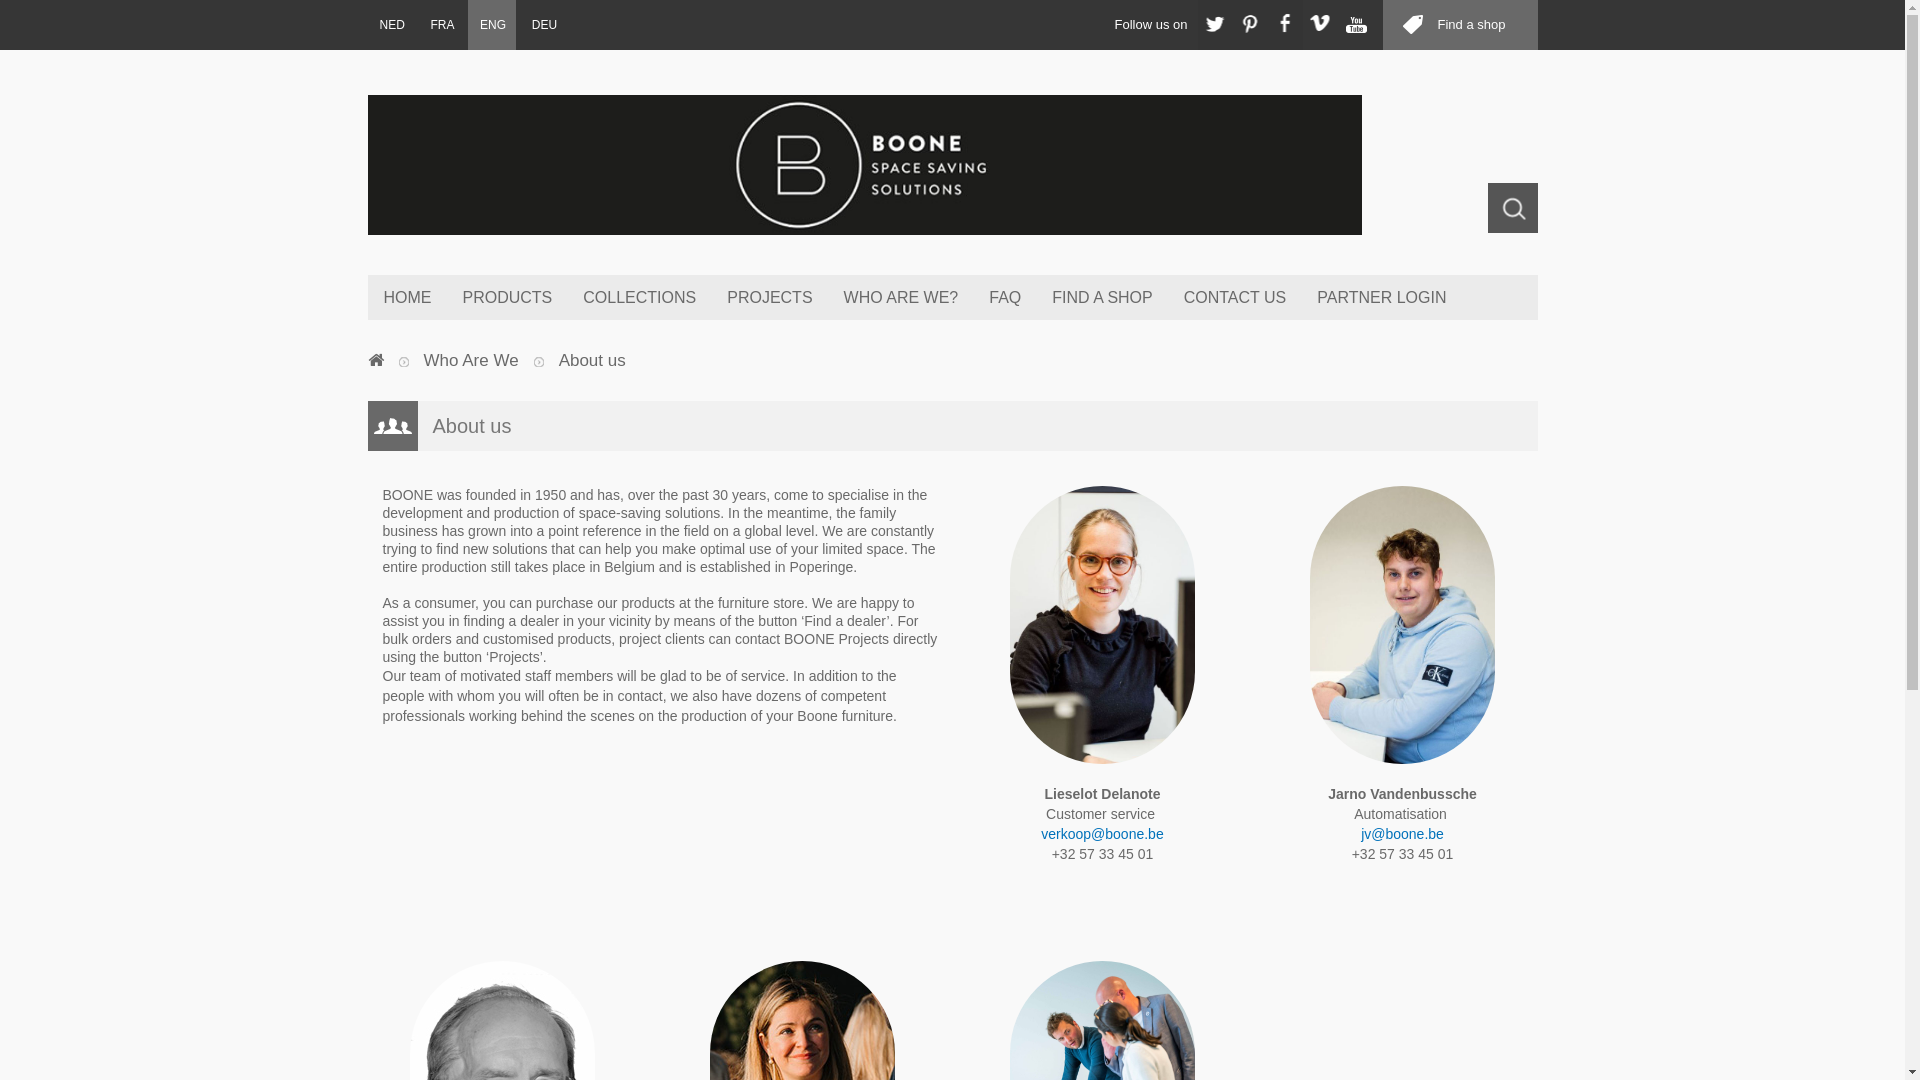 This screenshot has width=1920, height=1080. Describe the element at coordinates (637, 297) in the screenshot. I see `'COLLECTIONS'` at that location.